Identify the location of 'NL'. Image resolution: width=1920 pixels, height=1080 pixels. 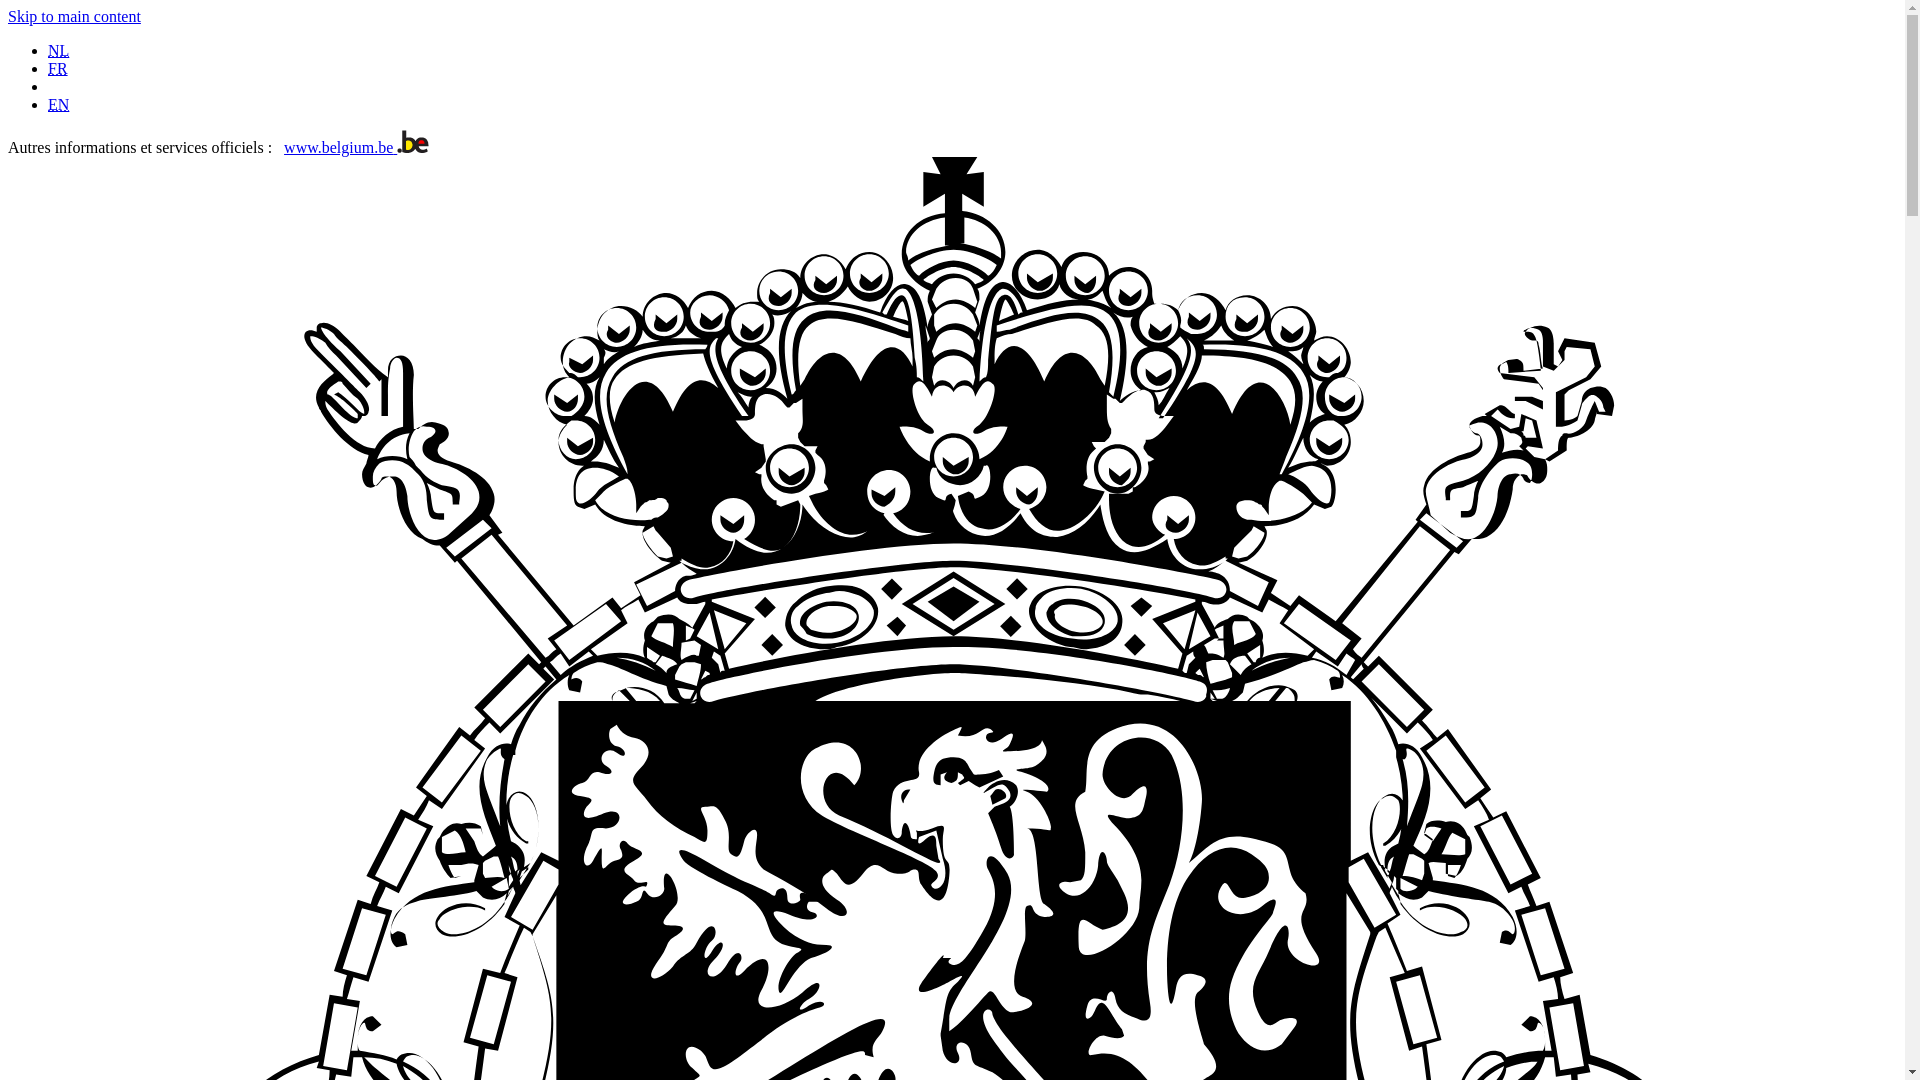
(58, 49).